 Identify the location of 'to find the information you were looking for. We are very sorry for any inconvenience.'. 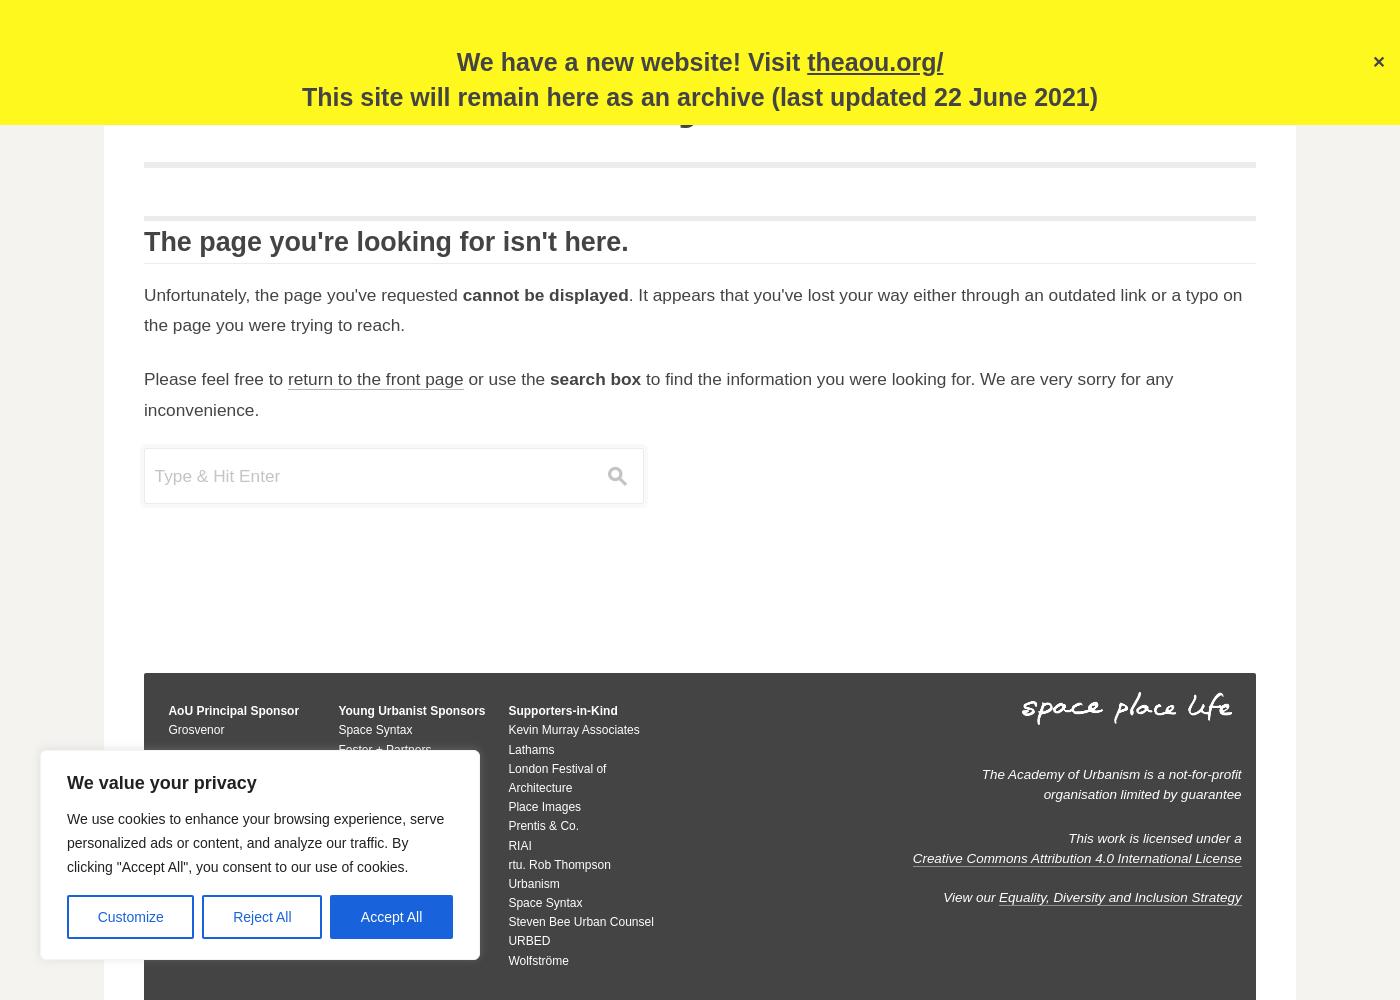
(658, 394).